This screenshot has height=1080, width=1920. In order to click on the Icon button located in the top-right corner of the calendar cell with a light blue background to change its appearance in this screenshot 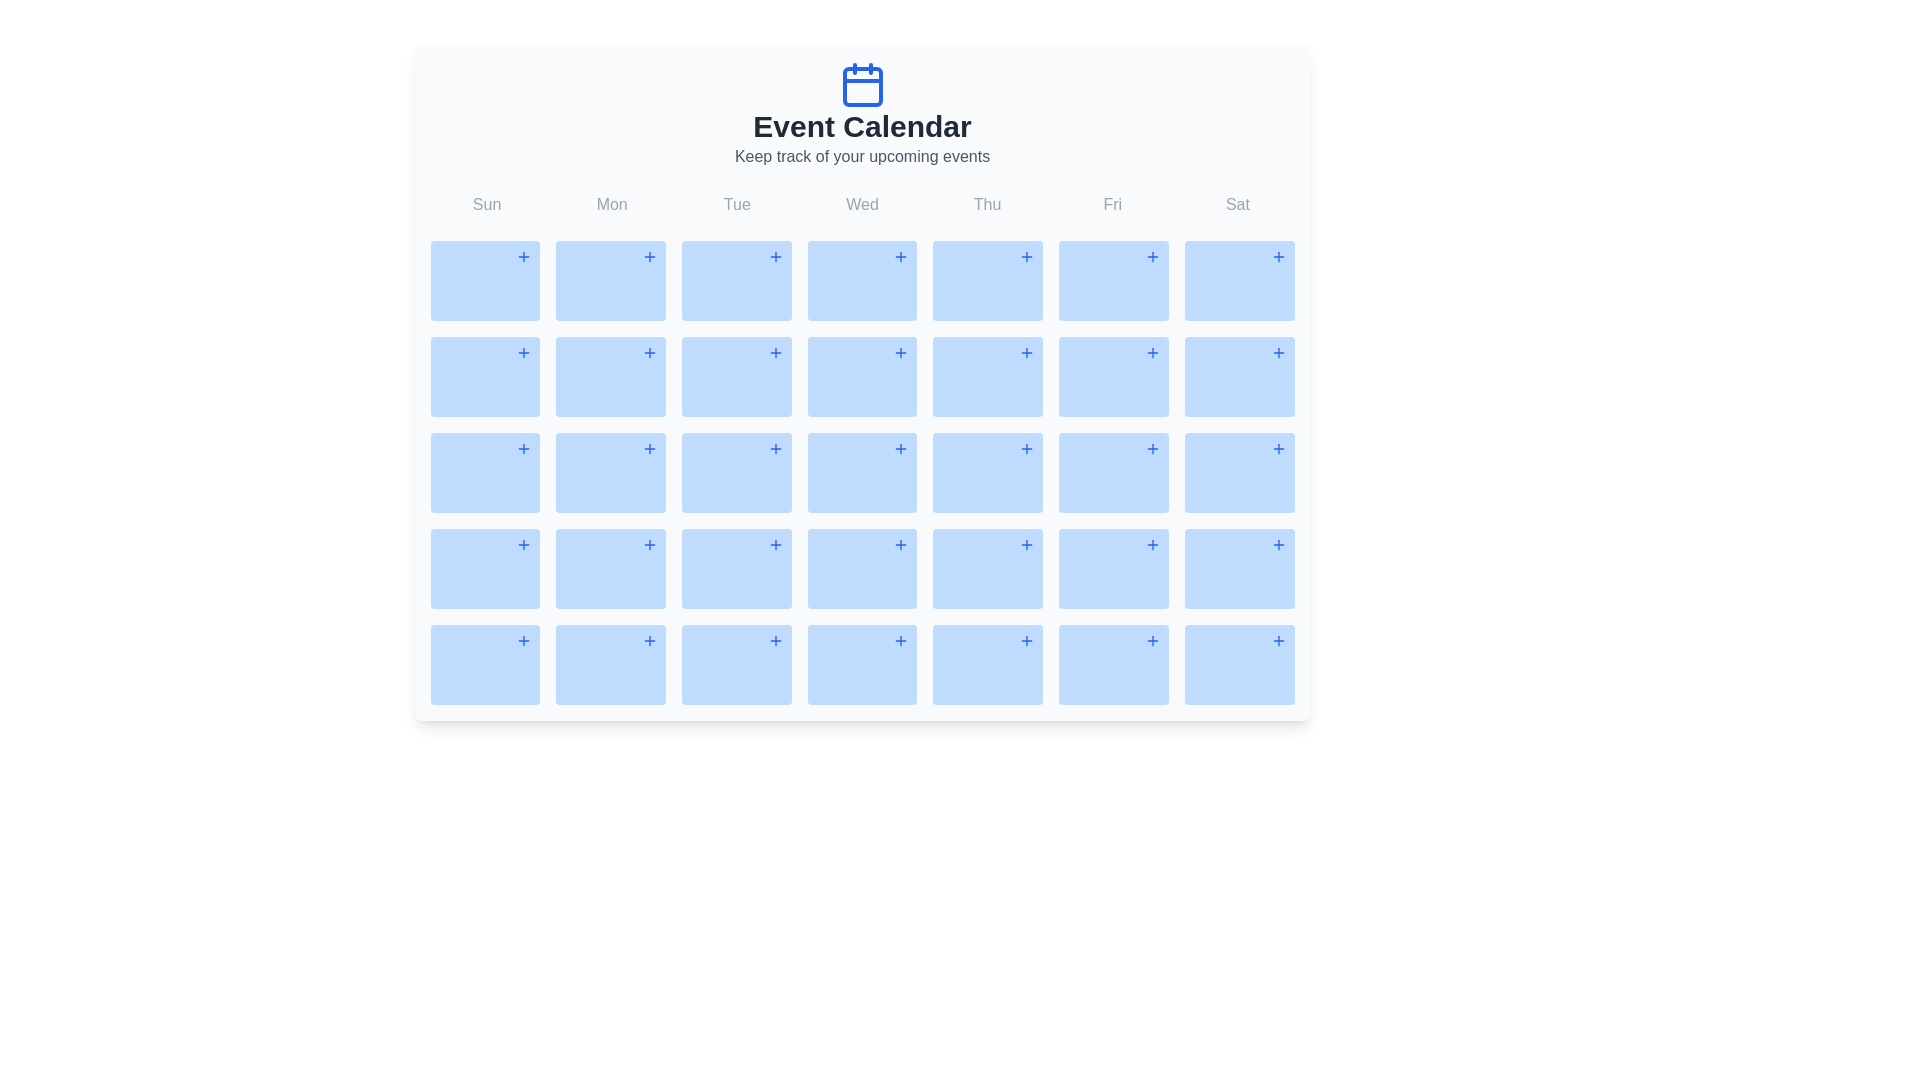, I will do `click(1277, 640)`.